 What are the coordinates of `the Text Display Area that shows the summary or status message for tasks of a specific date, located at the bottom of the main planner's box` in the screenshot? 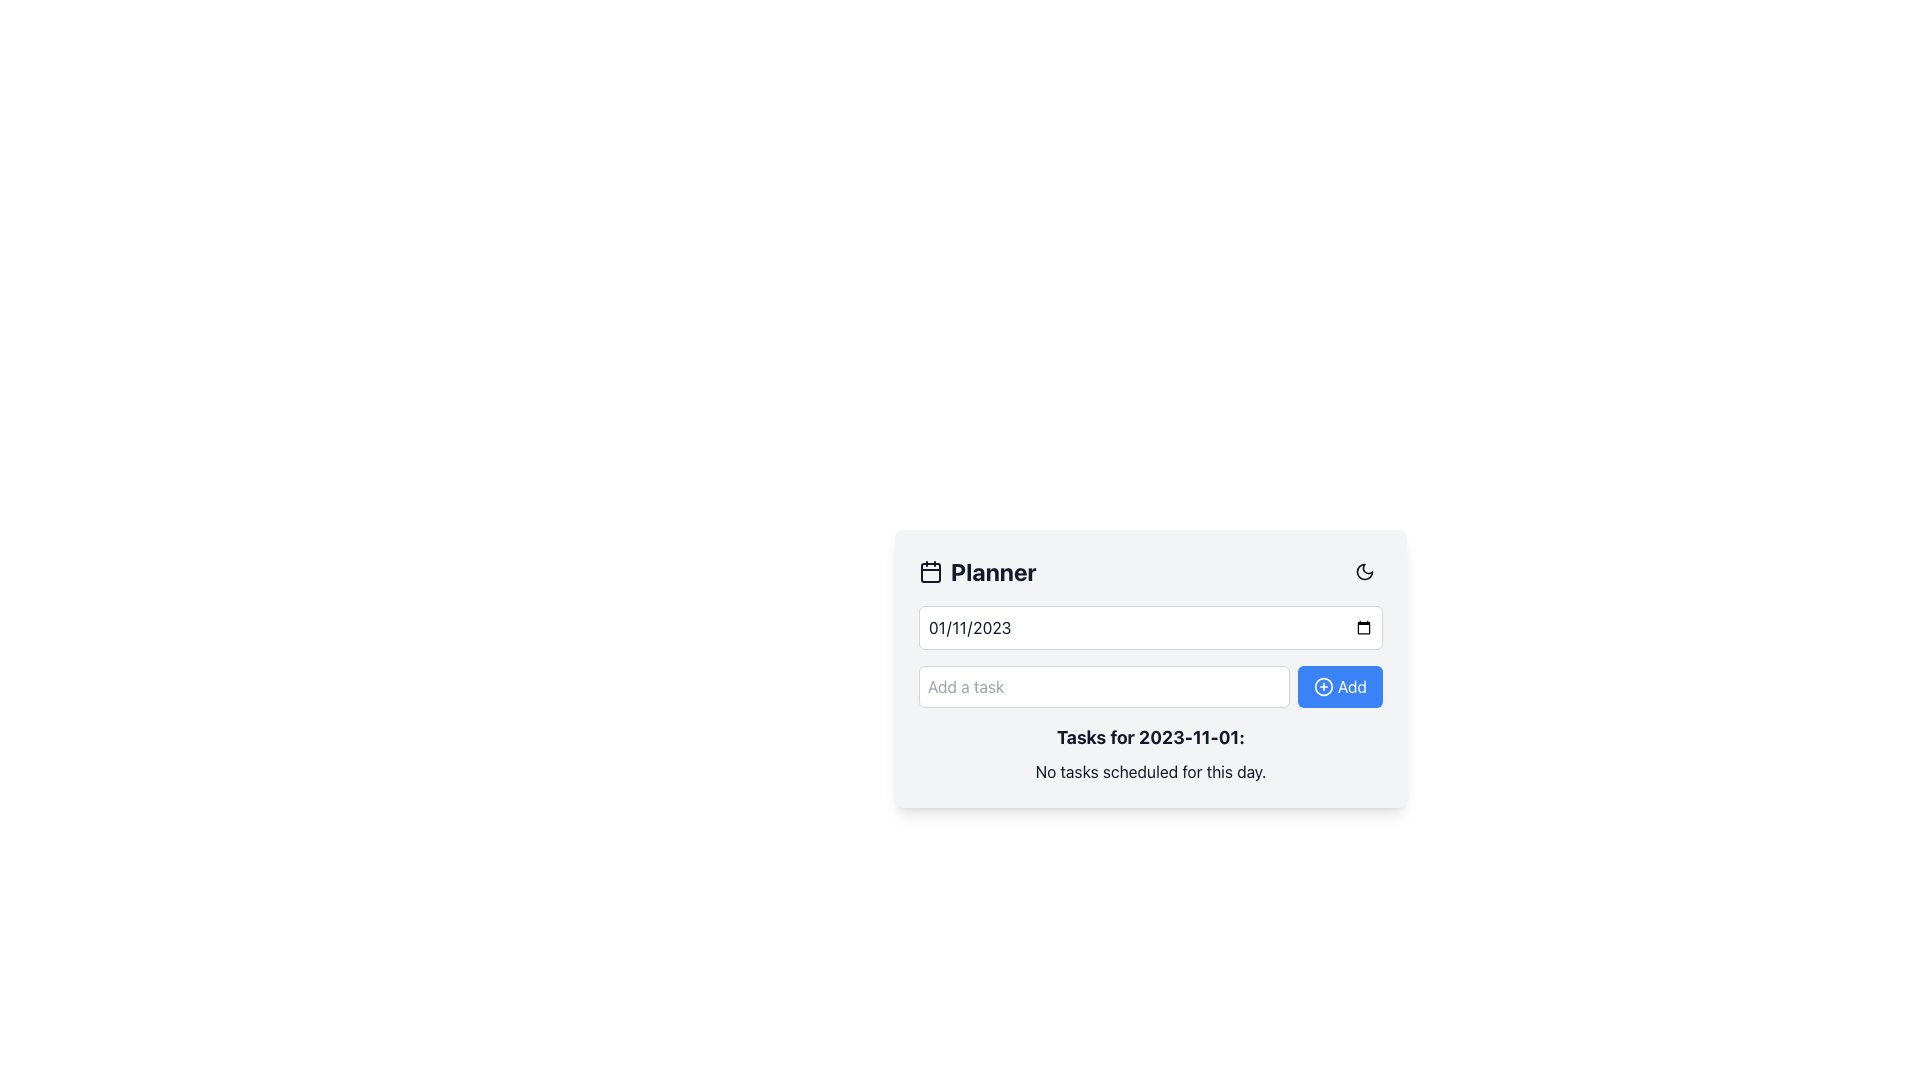 It's located at (1151, 753).